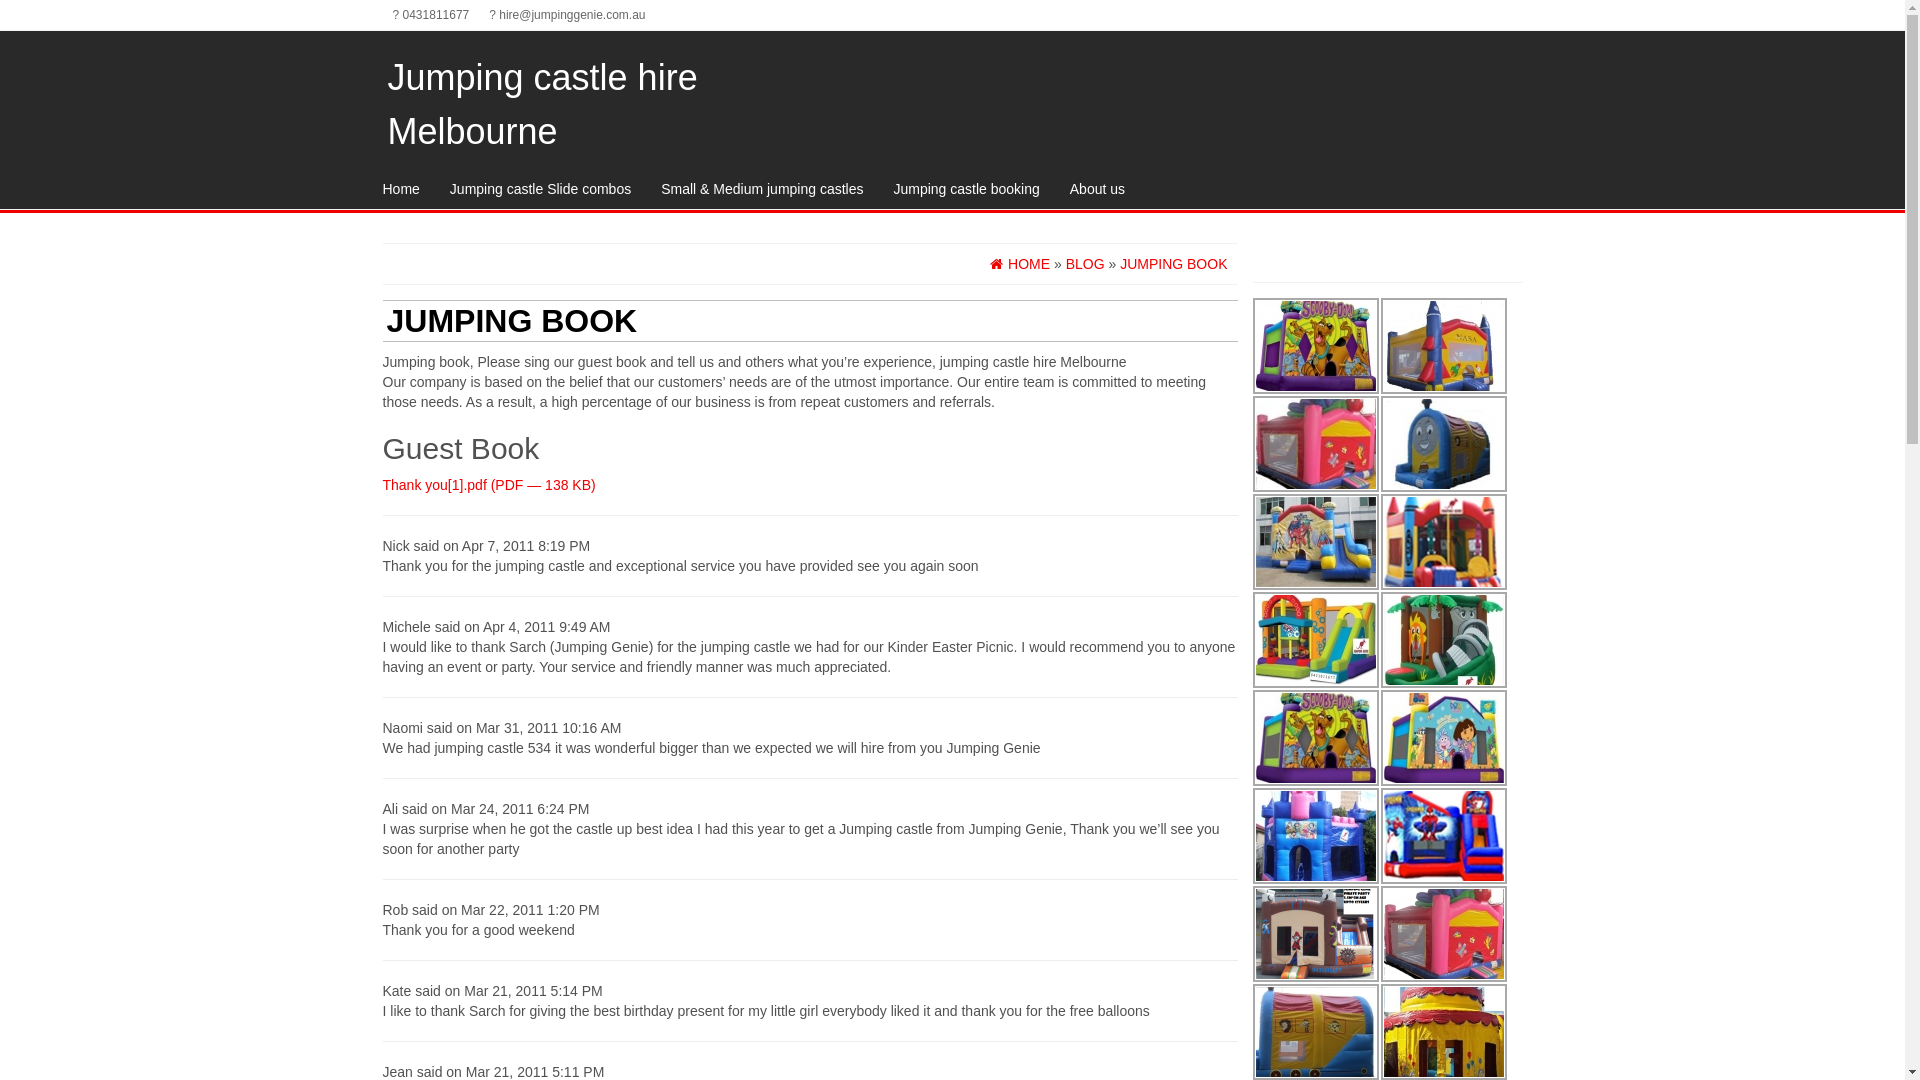  What do you see at coordinates (1173, 262) in the screenshot?
I see `'JUMPING BOOK'` at bounding box center [1173, 262].